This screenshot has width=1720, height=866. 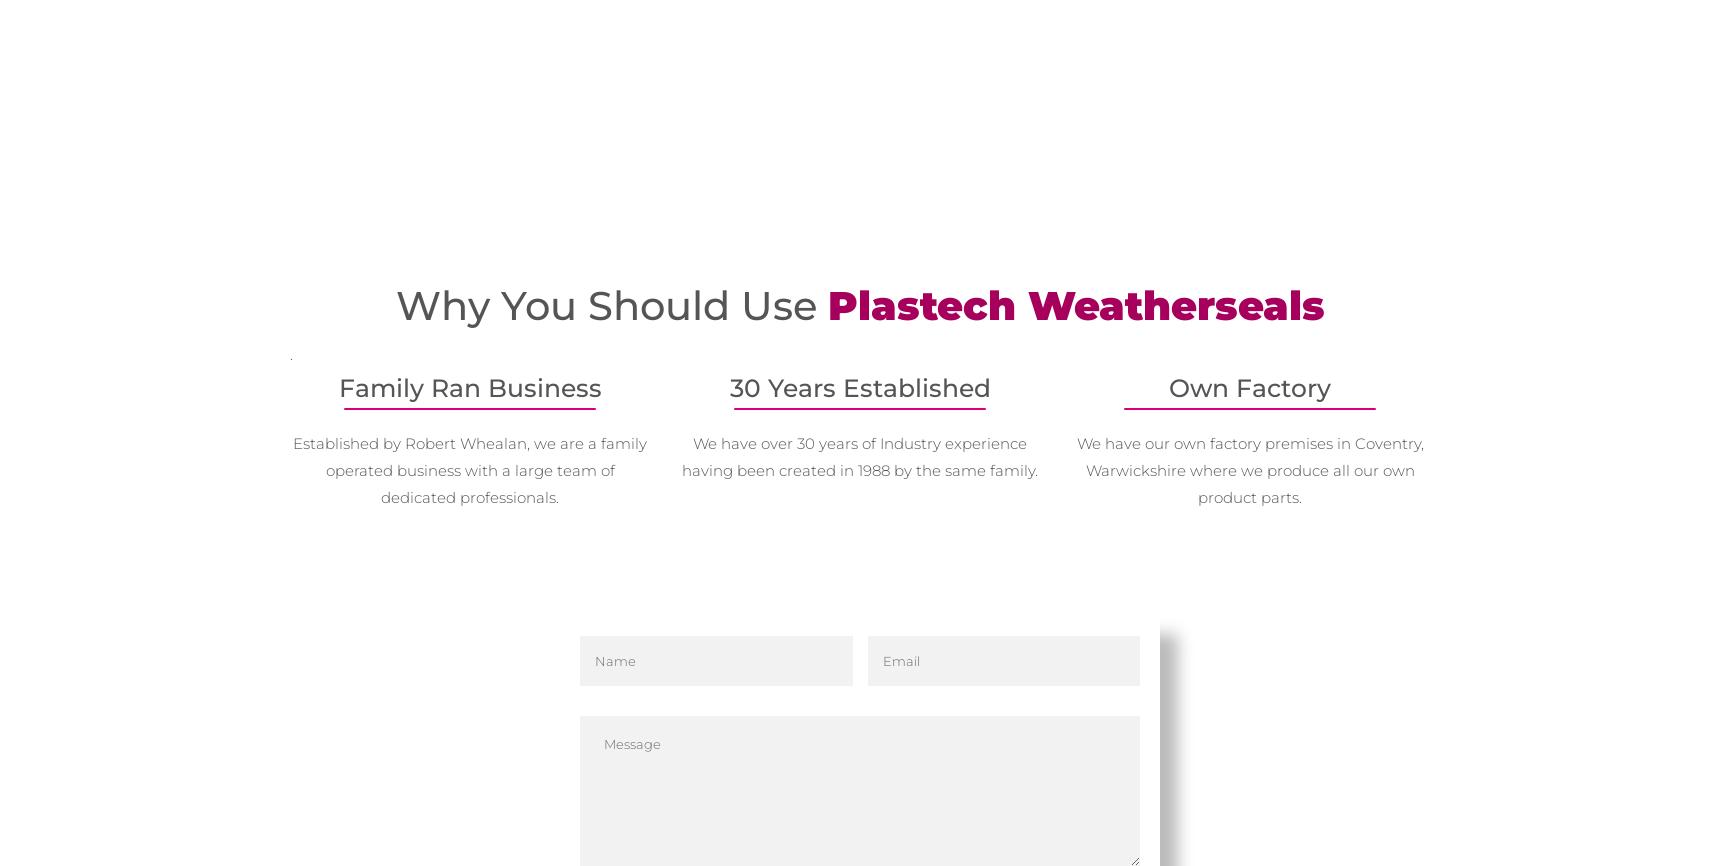 What do you see at coordinates (468, 386) in the screenshot?
I see `'Family Ran Business'` at bounding box center [468, 386].